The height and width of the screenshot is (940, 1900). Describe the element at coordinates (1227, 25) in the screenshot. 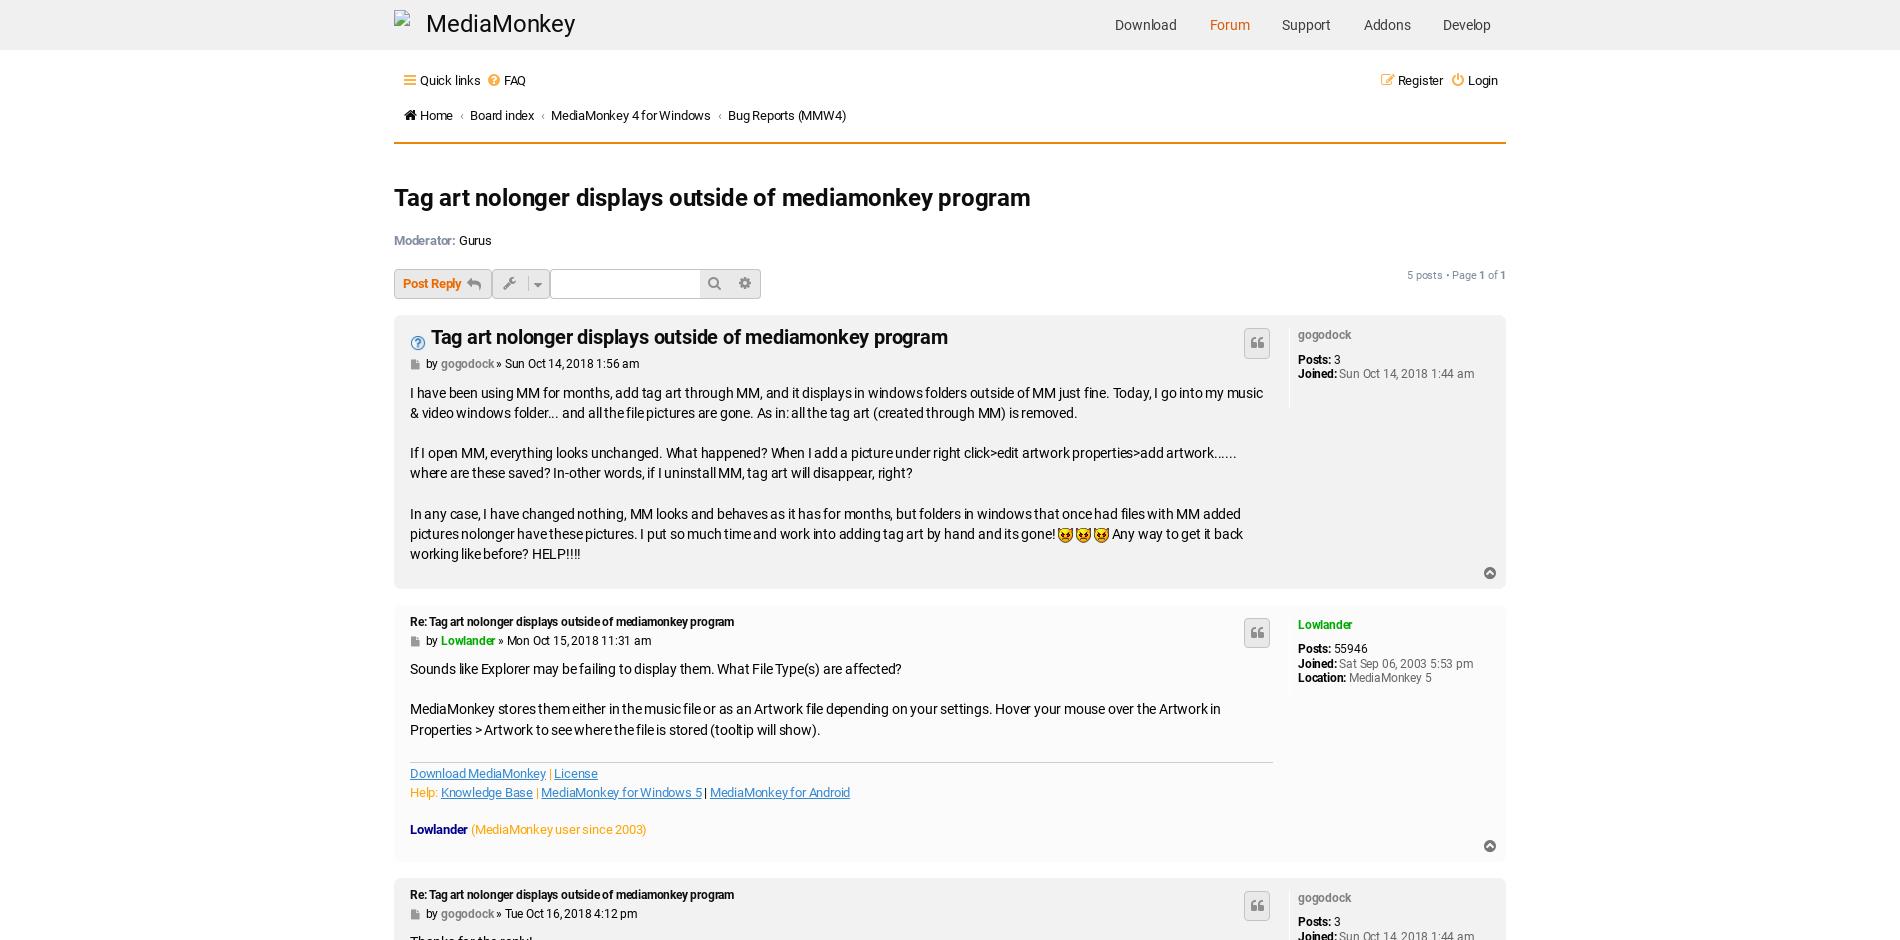

I see `'Forum'` at that location.